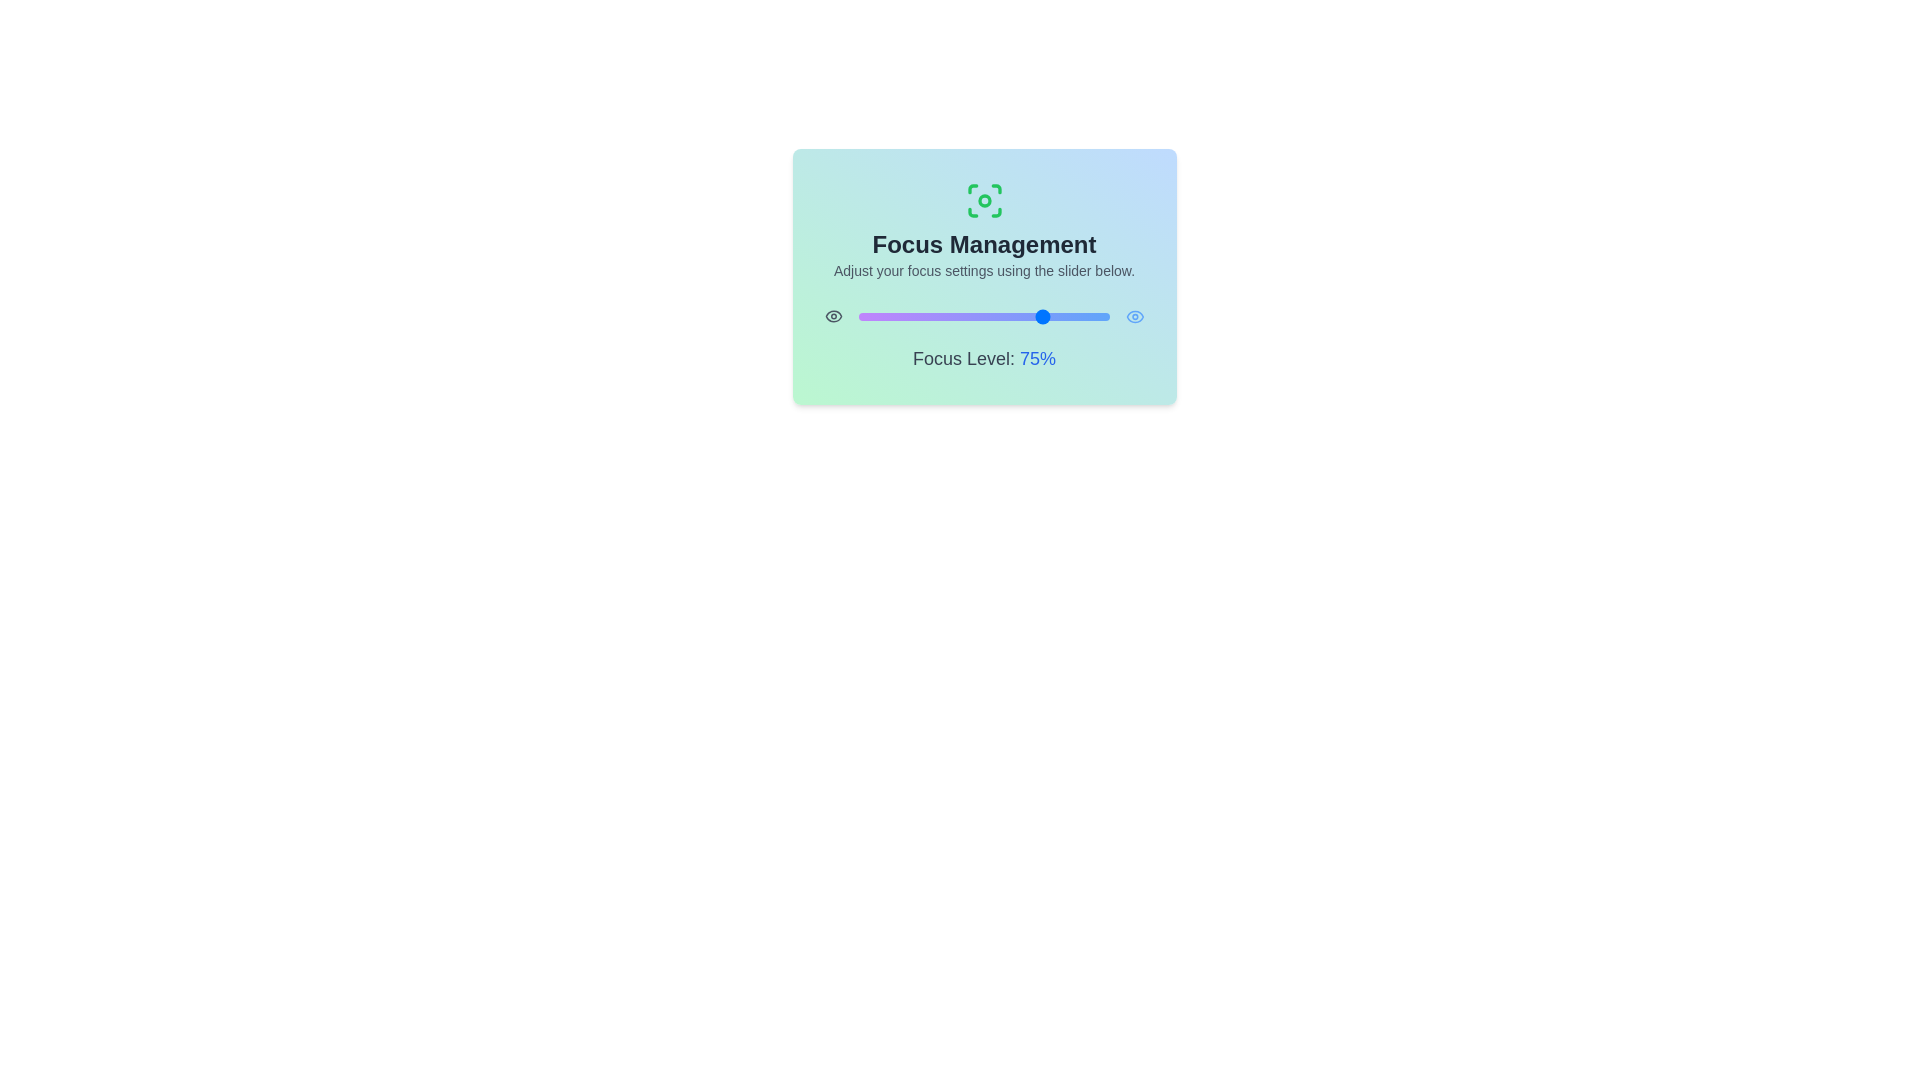 The width and height of the screenshot is (1920, 1080). Describe the element at coordinates (945, 315) in the screenshot. I see `the focus level to 35% using the slider` at that location.